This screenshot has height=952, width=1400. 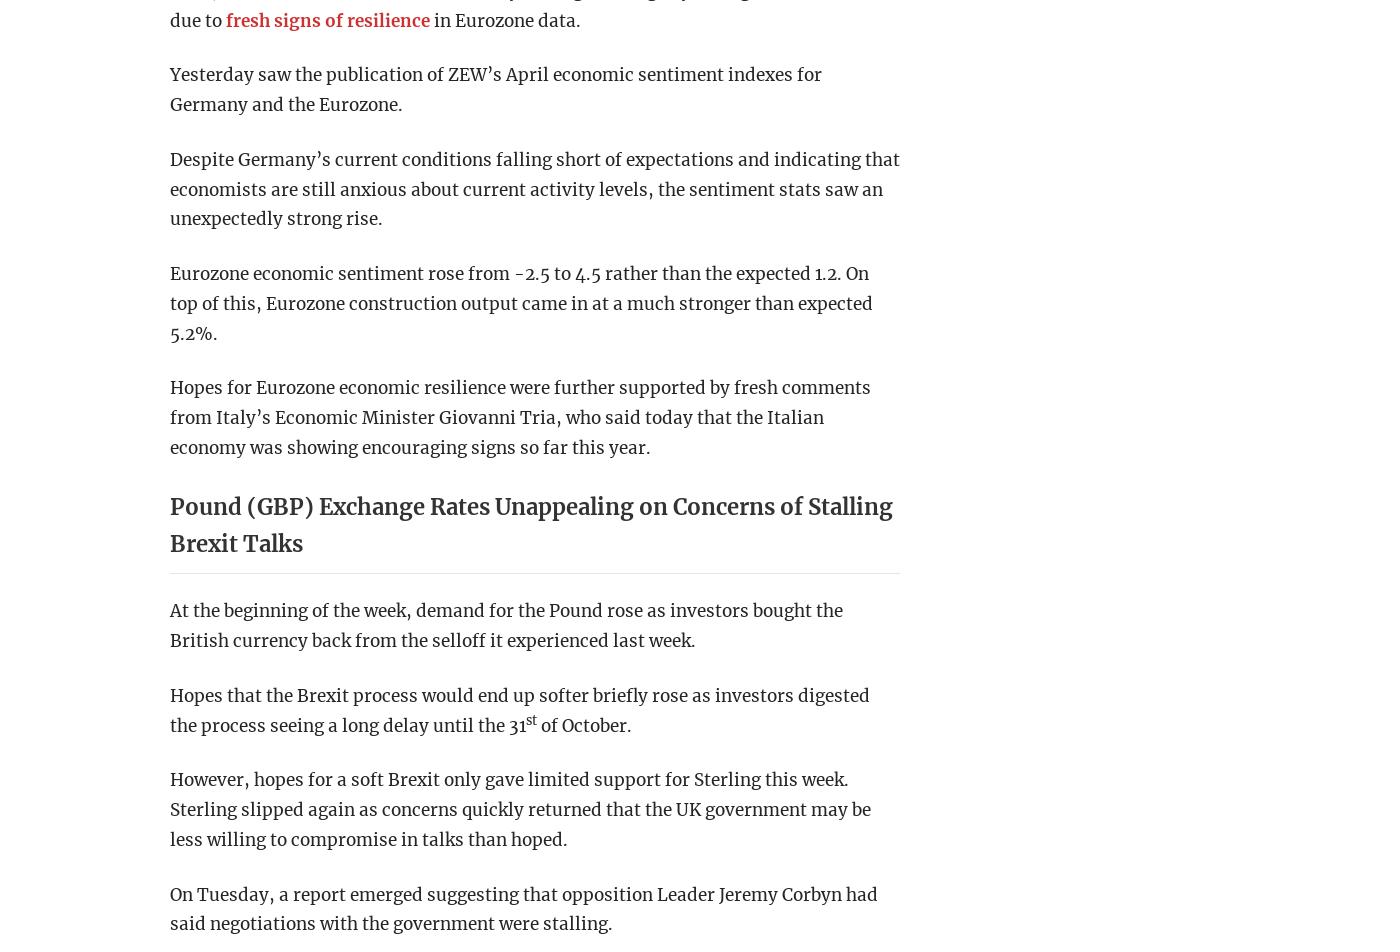 I want to click on 'in Eurozone data.', so click(x=505, y=19).